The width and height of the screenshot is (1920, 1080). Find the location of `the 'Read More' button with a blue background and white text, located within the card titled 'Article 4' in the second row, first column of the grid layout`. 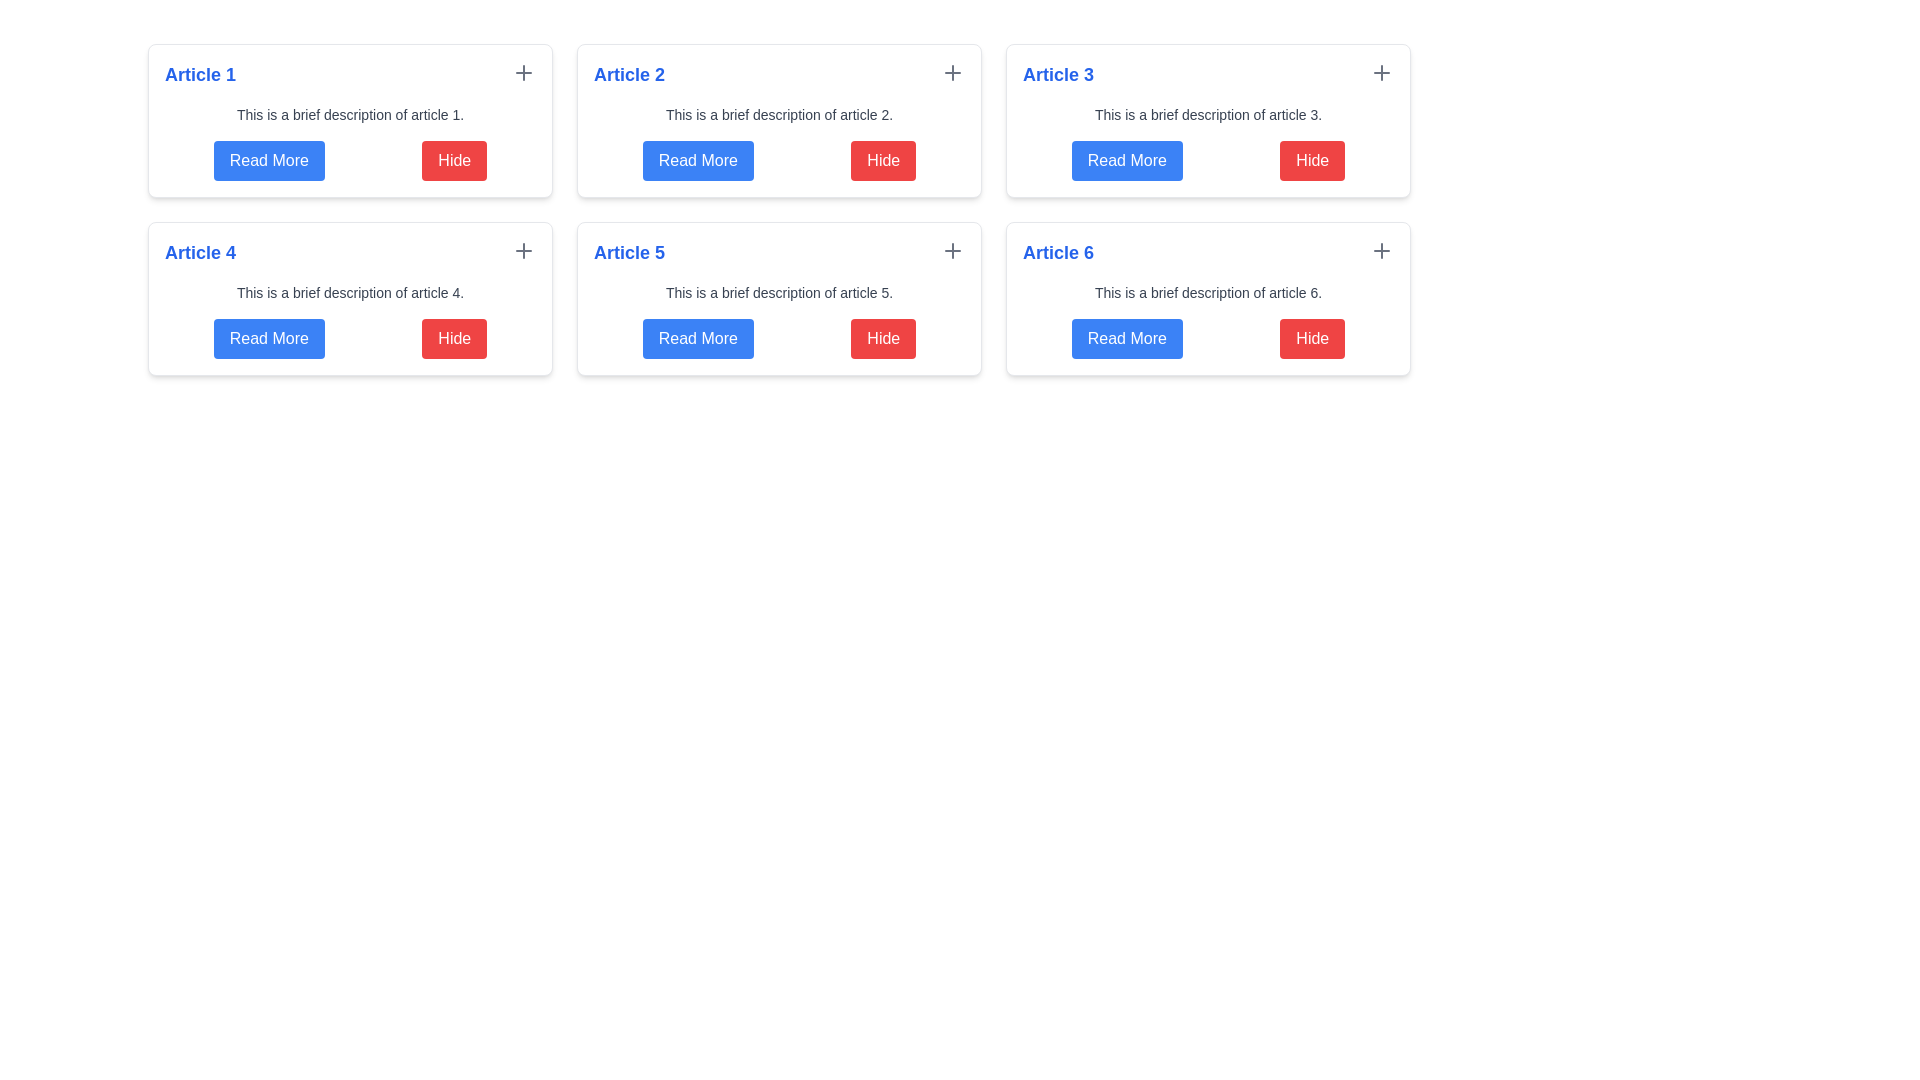

the 'Read More' button with a blue background and white text, located within the card titled 'Article 4' in the second row, first column of the grid layout is located at coordinates (268, 338).